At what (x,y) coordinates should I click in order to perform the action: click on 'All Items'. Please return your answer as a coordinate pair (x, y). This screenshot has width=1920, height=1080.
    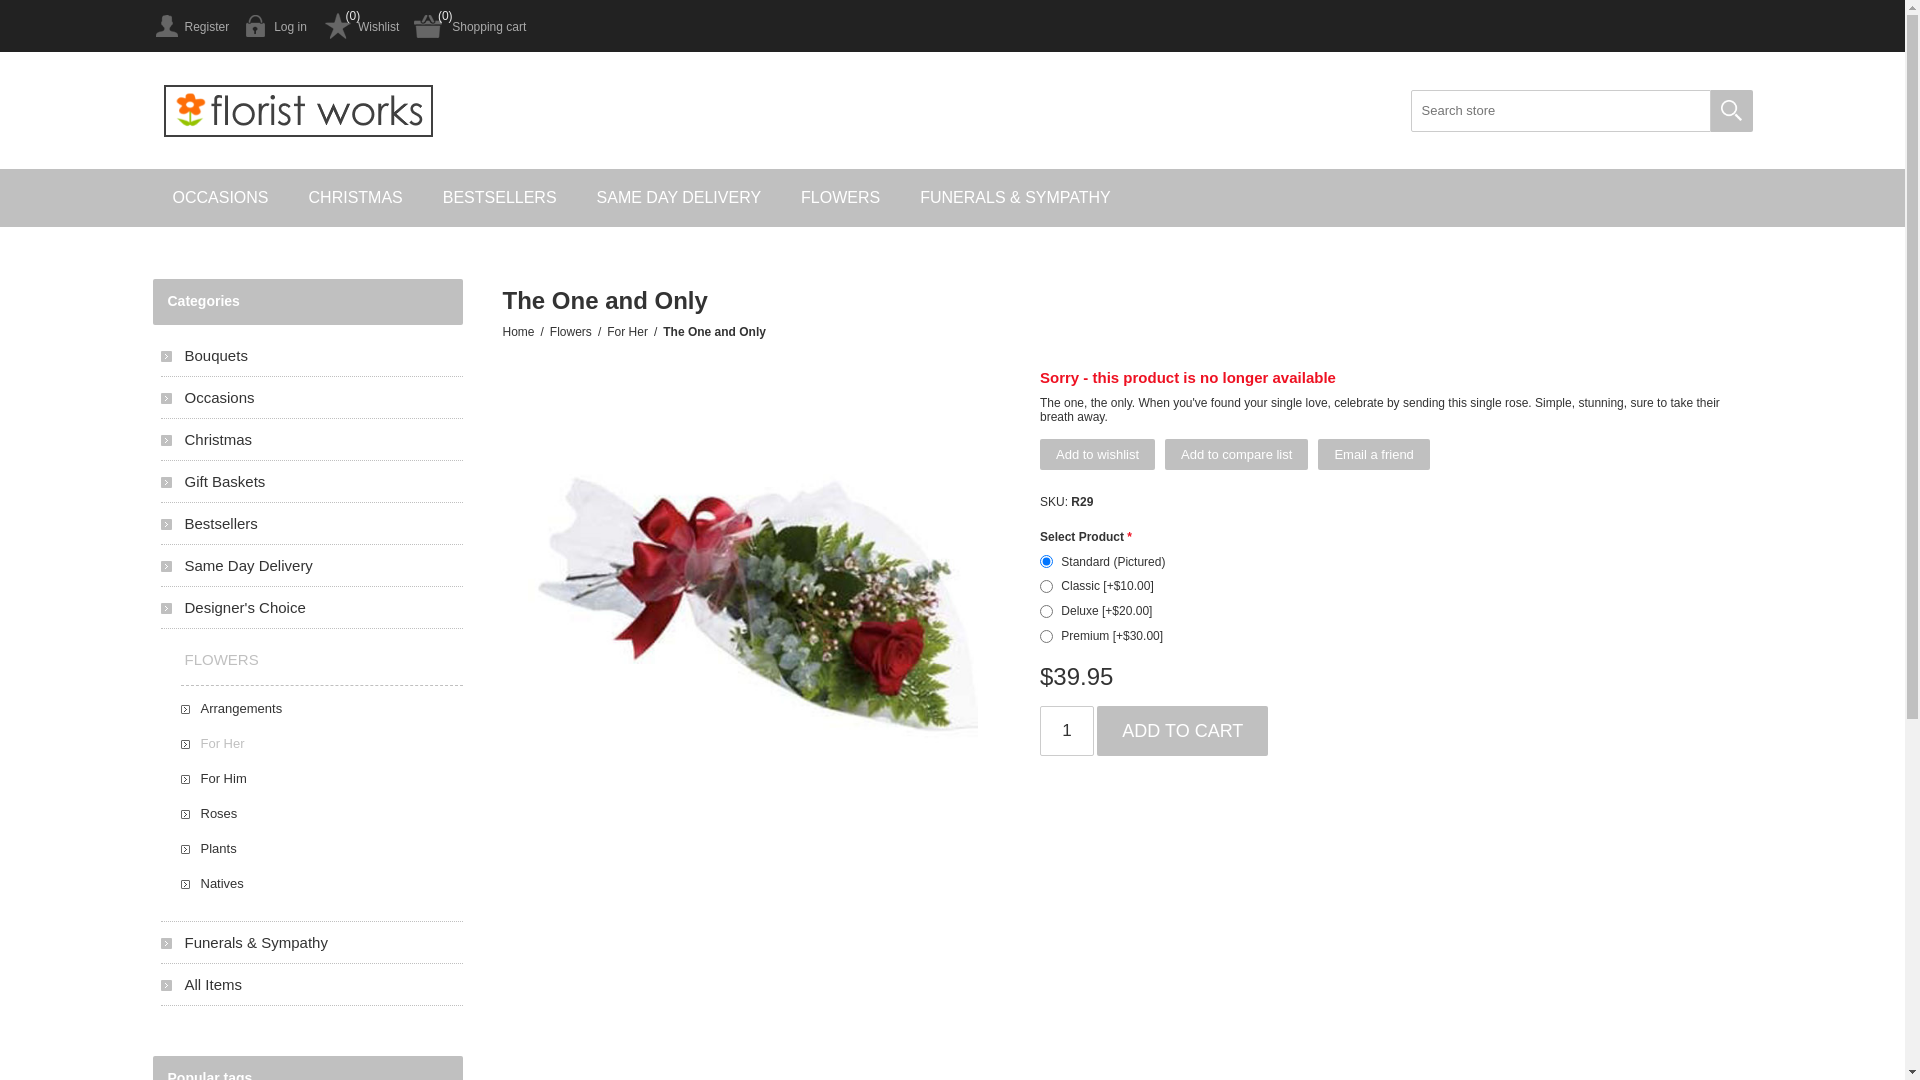
    Looking at the image, I should click on (310, 983).